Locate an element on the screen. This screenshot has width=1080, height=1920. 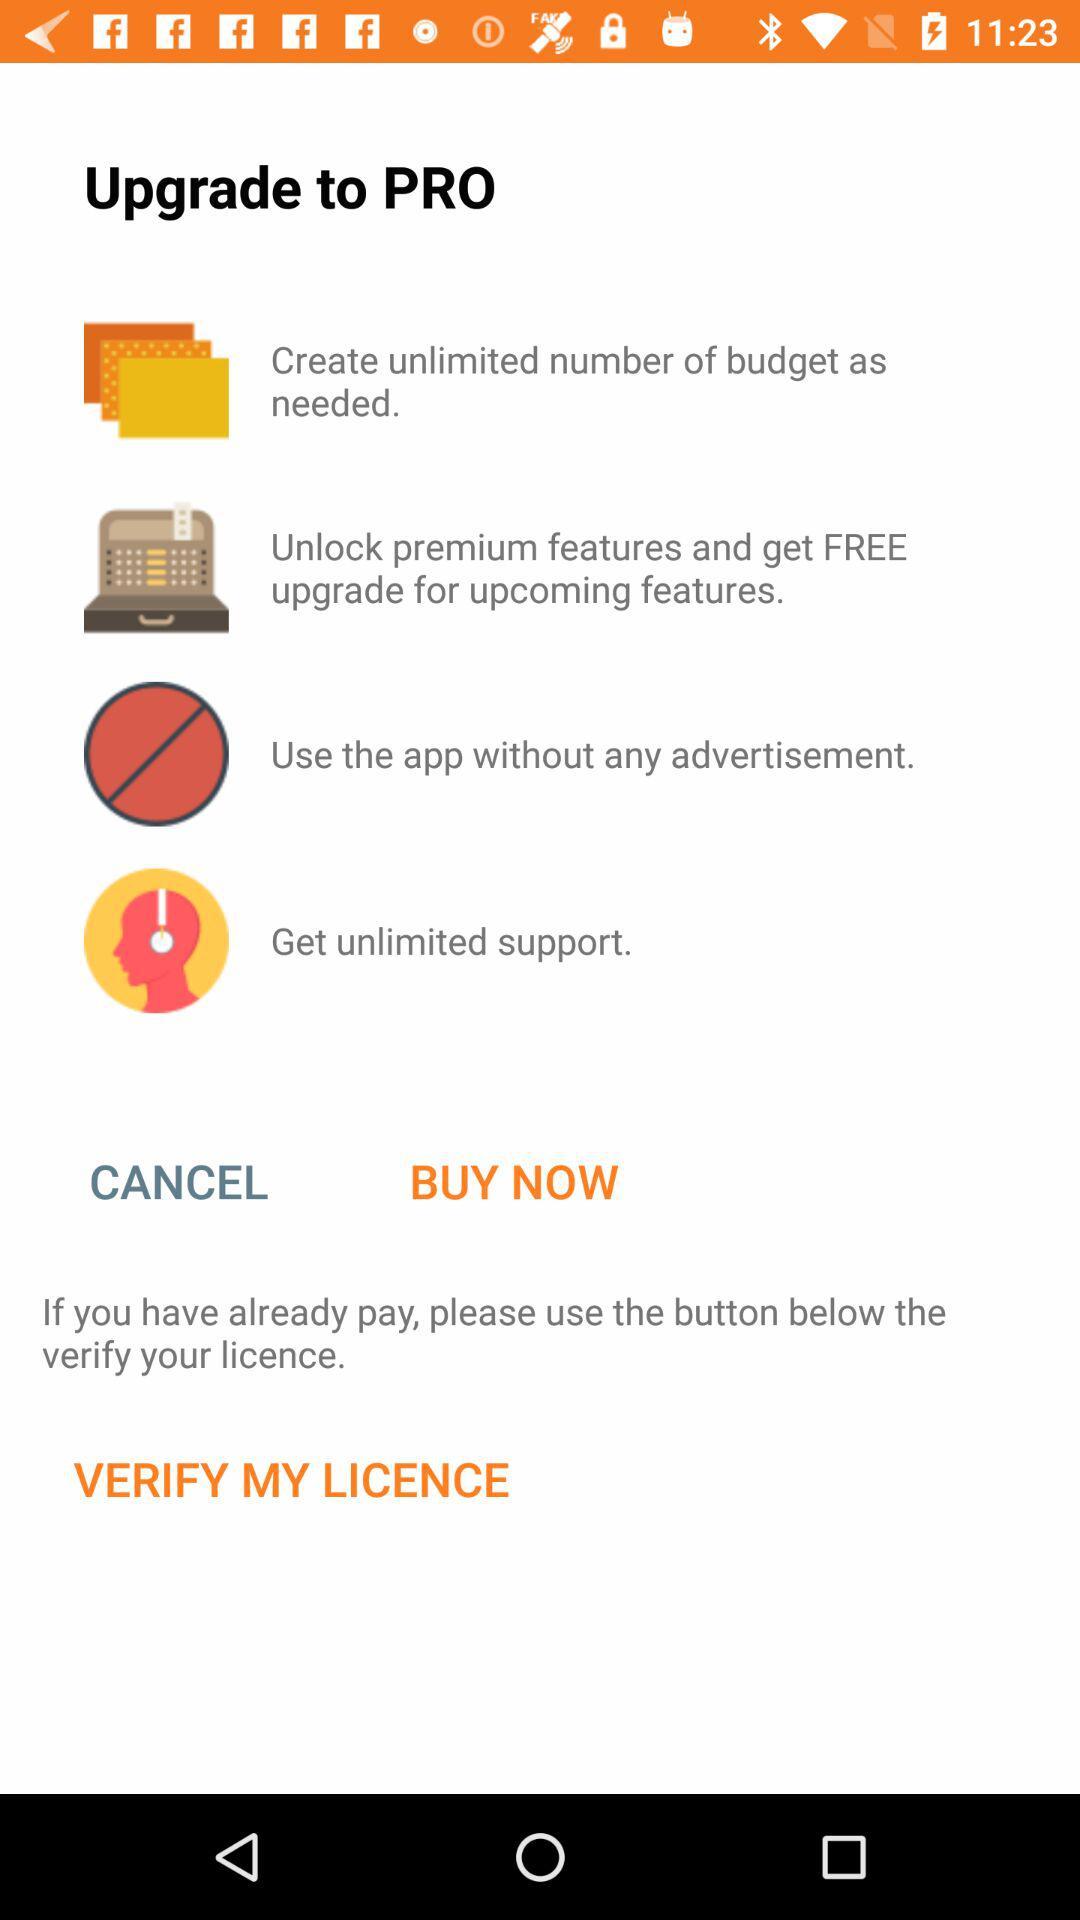
the cancel is located at coordinates (199, 1181).